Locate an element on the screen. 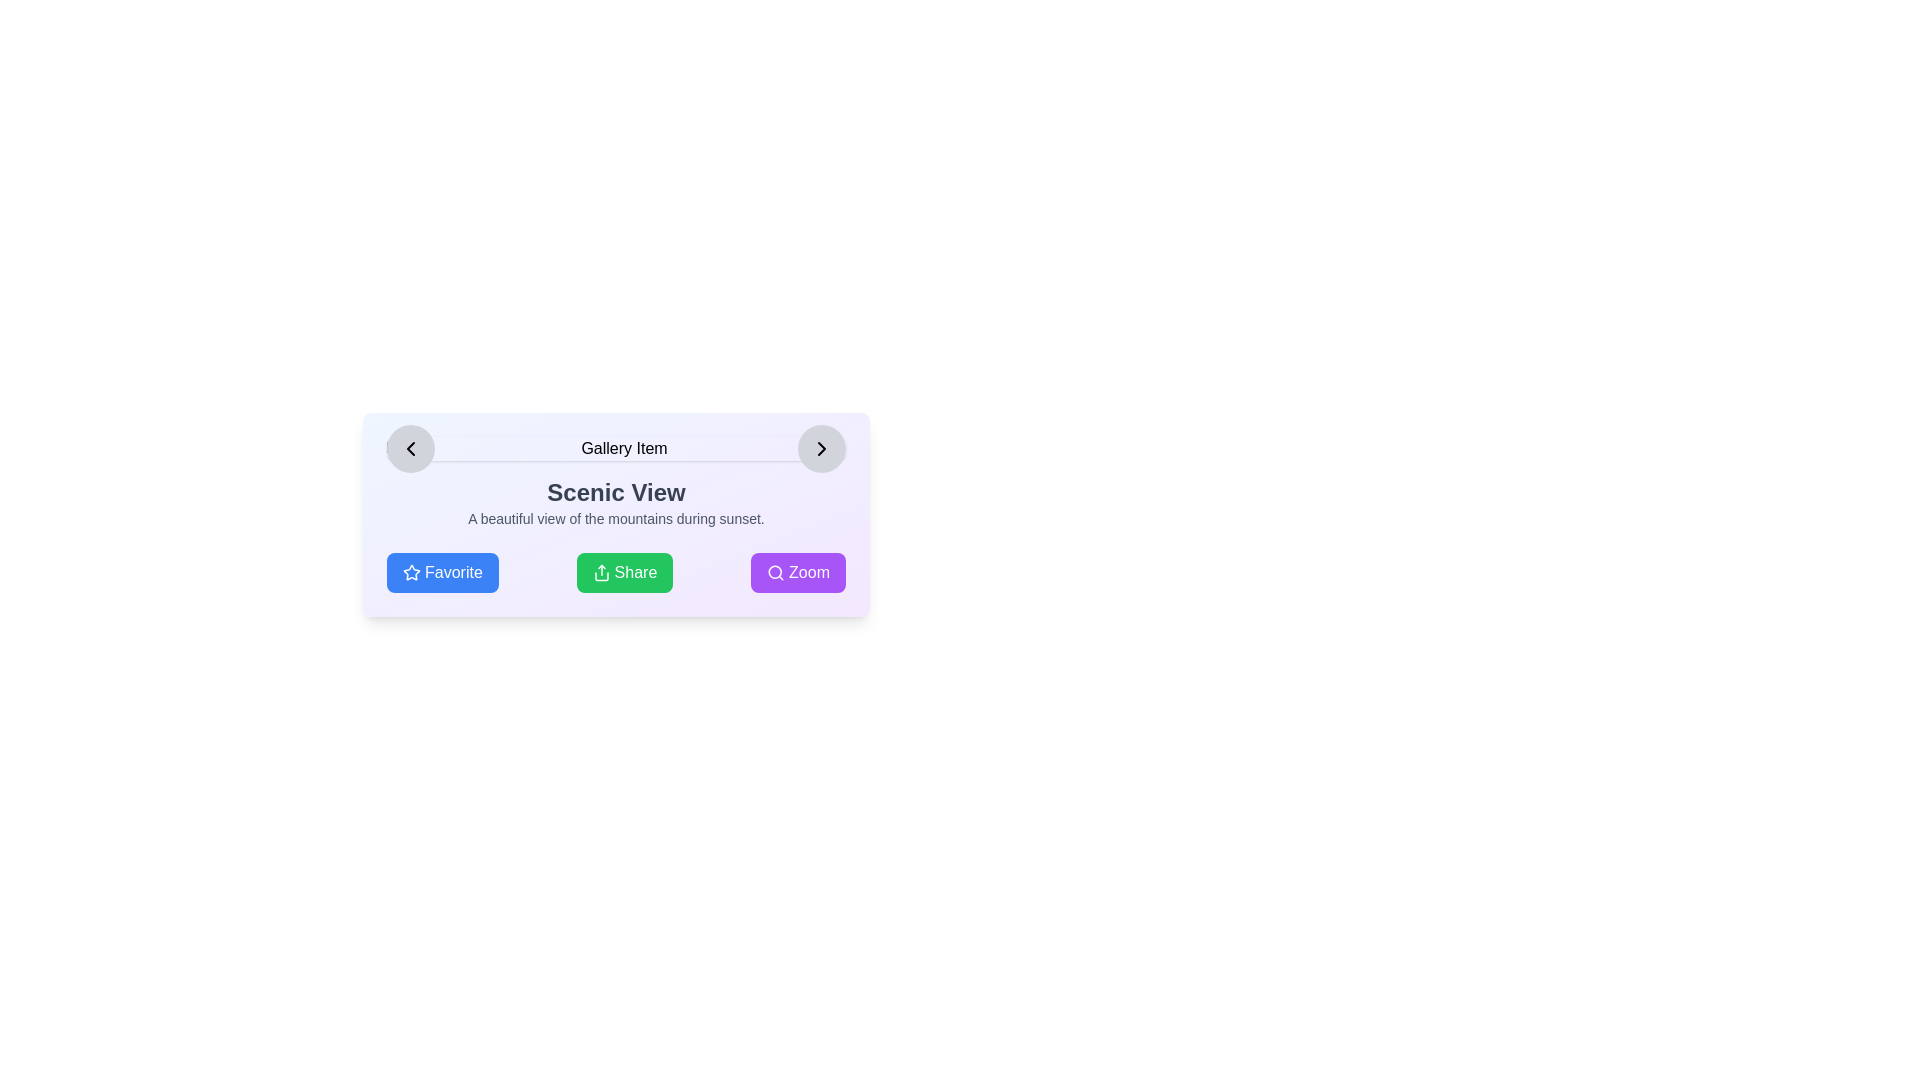 This screenshot has width=1920, height=1080. the navigation arrow icon located within the circular button on the left of the gallery item's header is located at coordinates (410, 447).